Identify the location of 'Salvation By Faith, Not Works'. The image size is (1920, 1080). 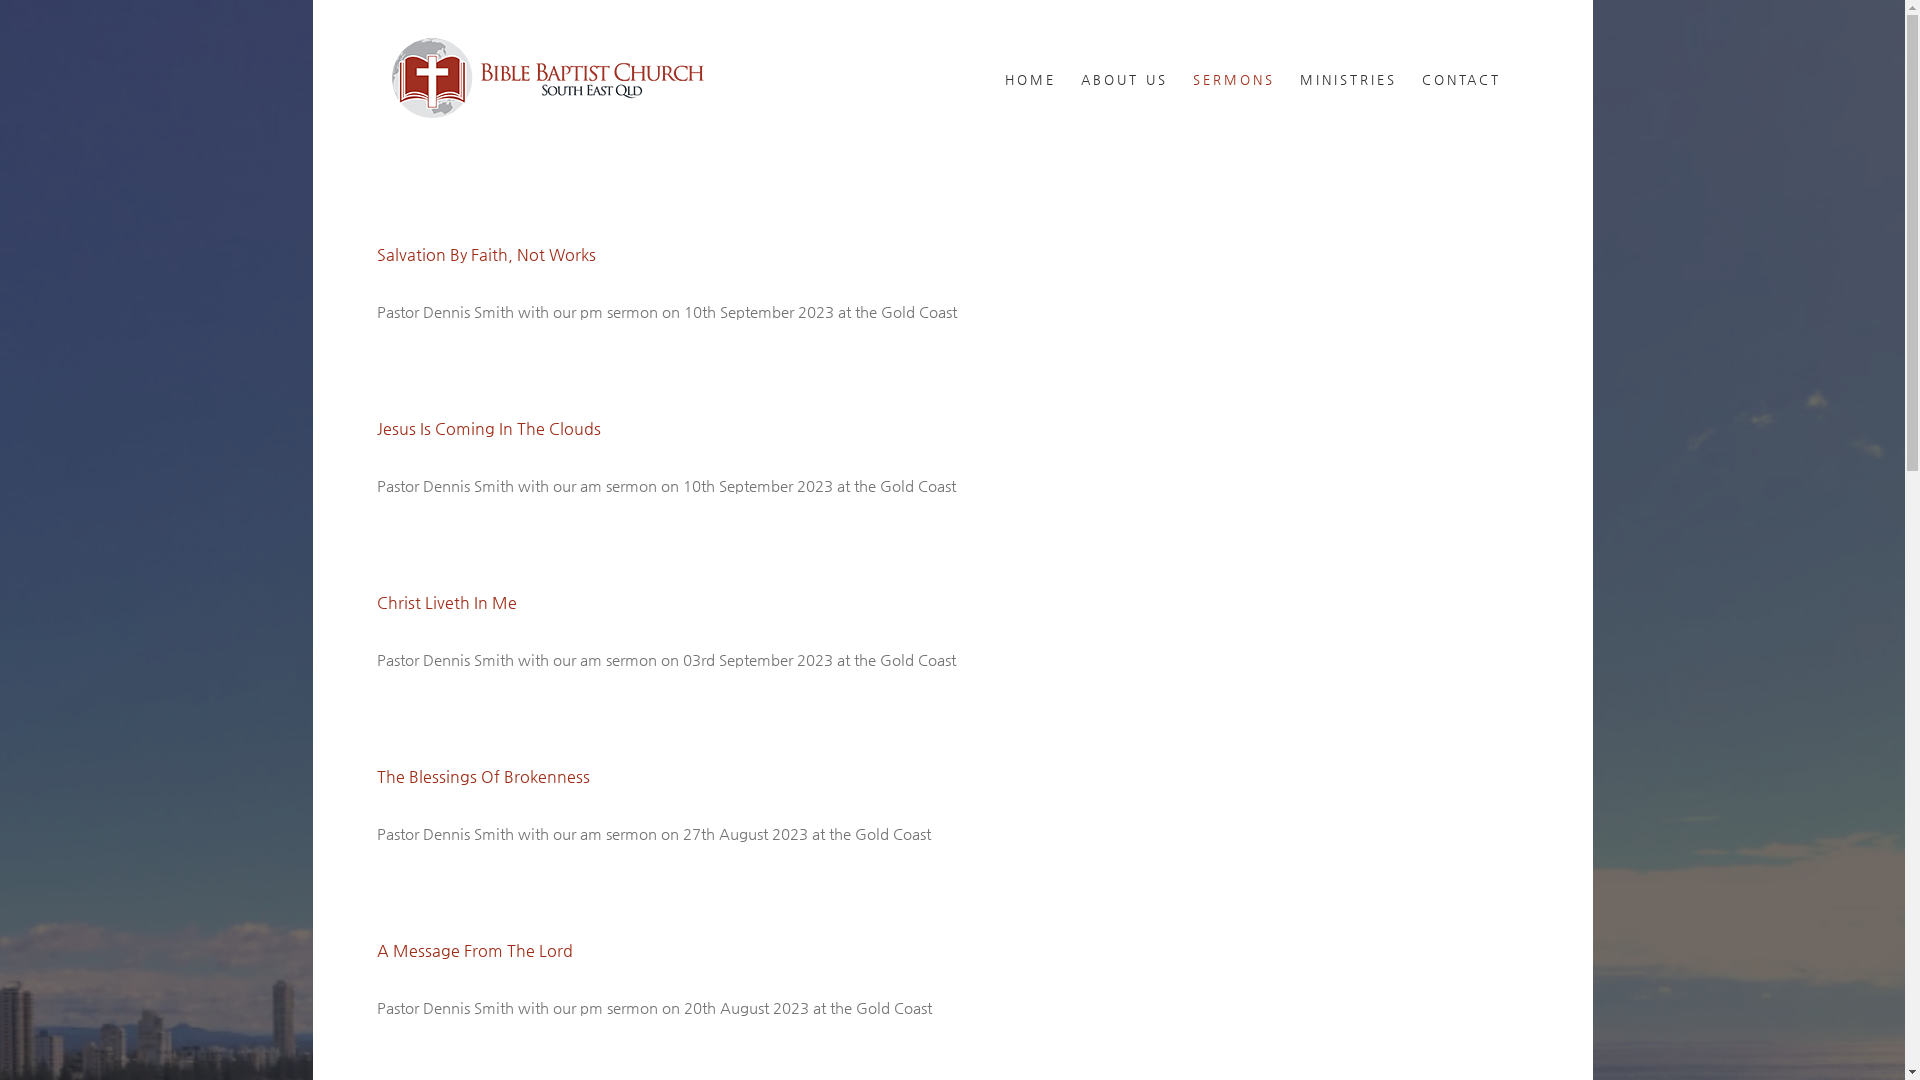
(485, 253).